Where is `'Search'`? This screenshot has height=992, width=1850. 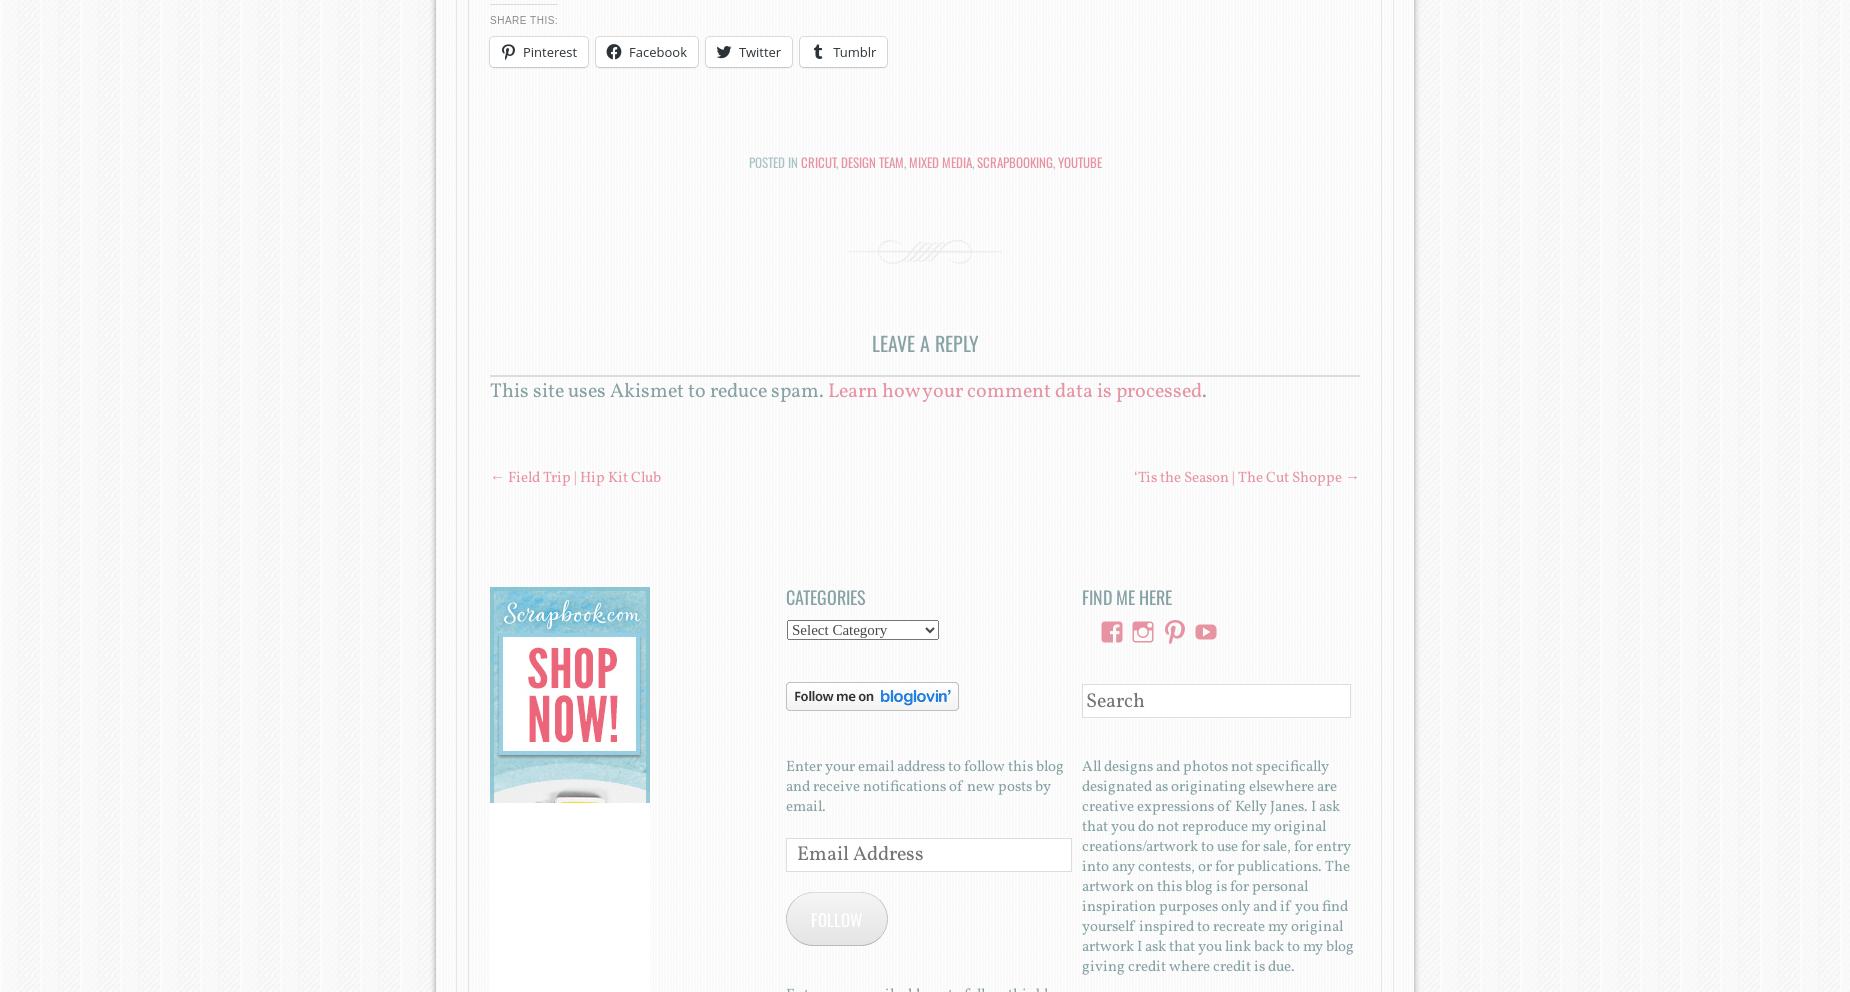 'Search' is located at coordinates (1101, 700).